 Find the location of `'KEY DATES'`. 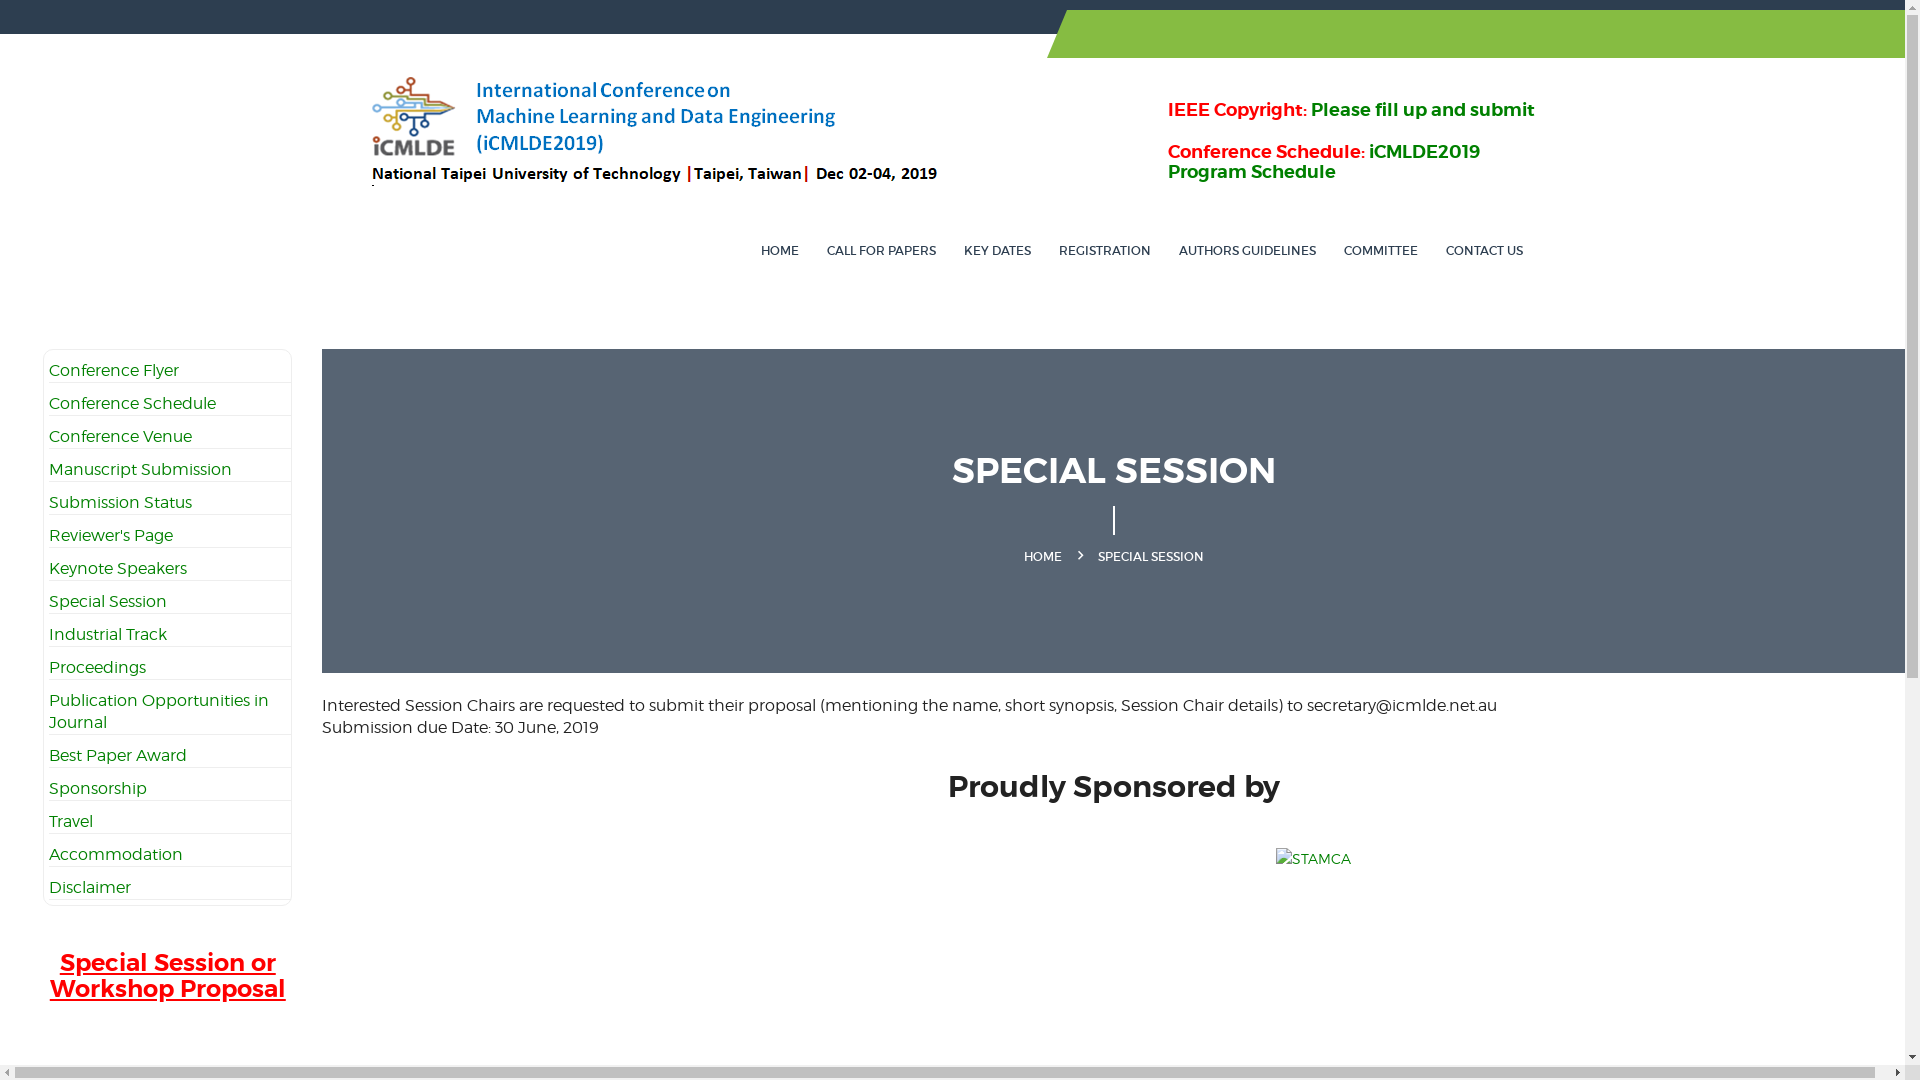

'KEY DATES' is located at coordinates (997, 249).